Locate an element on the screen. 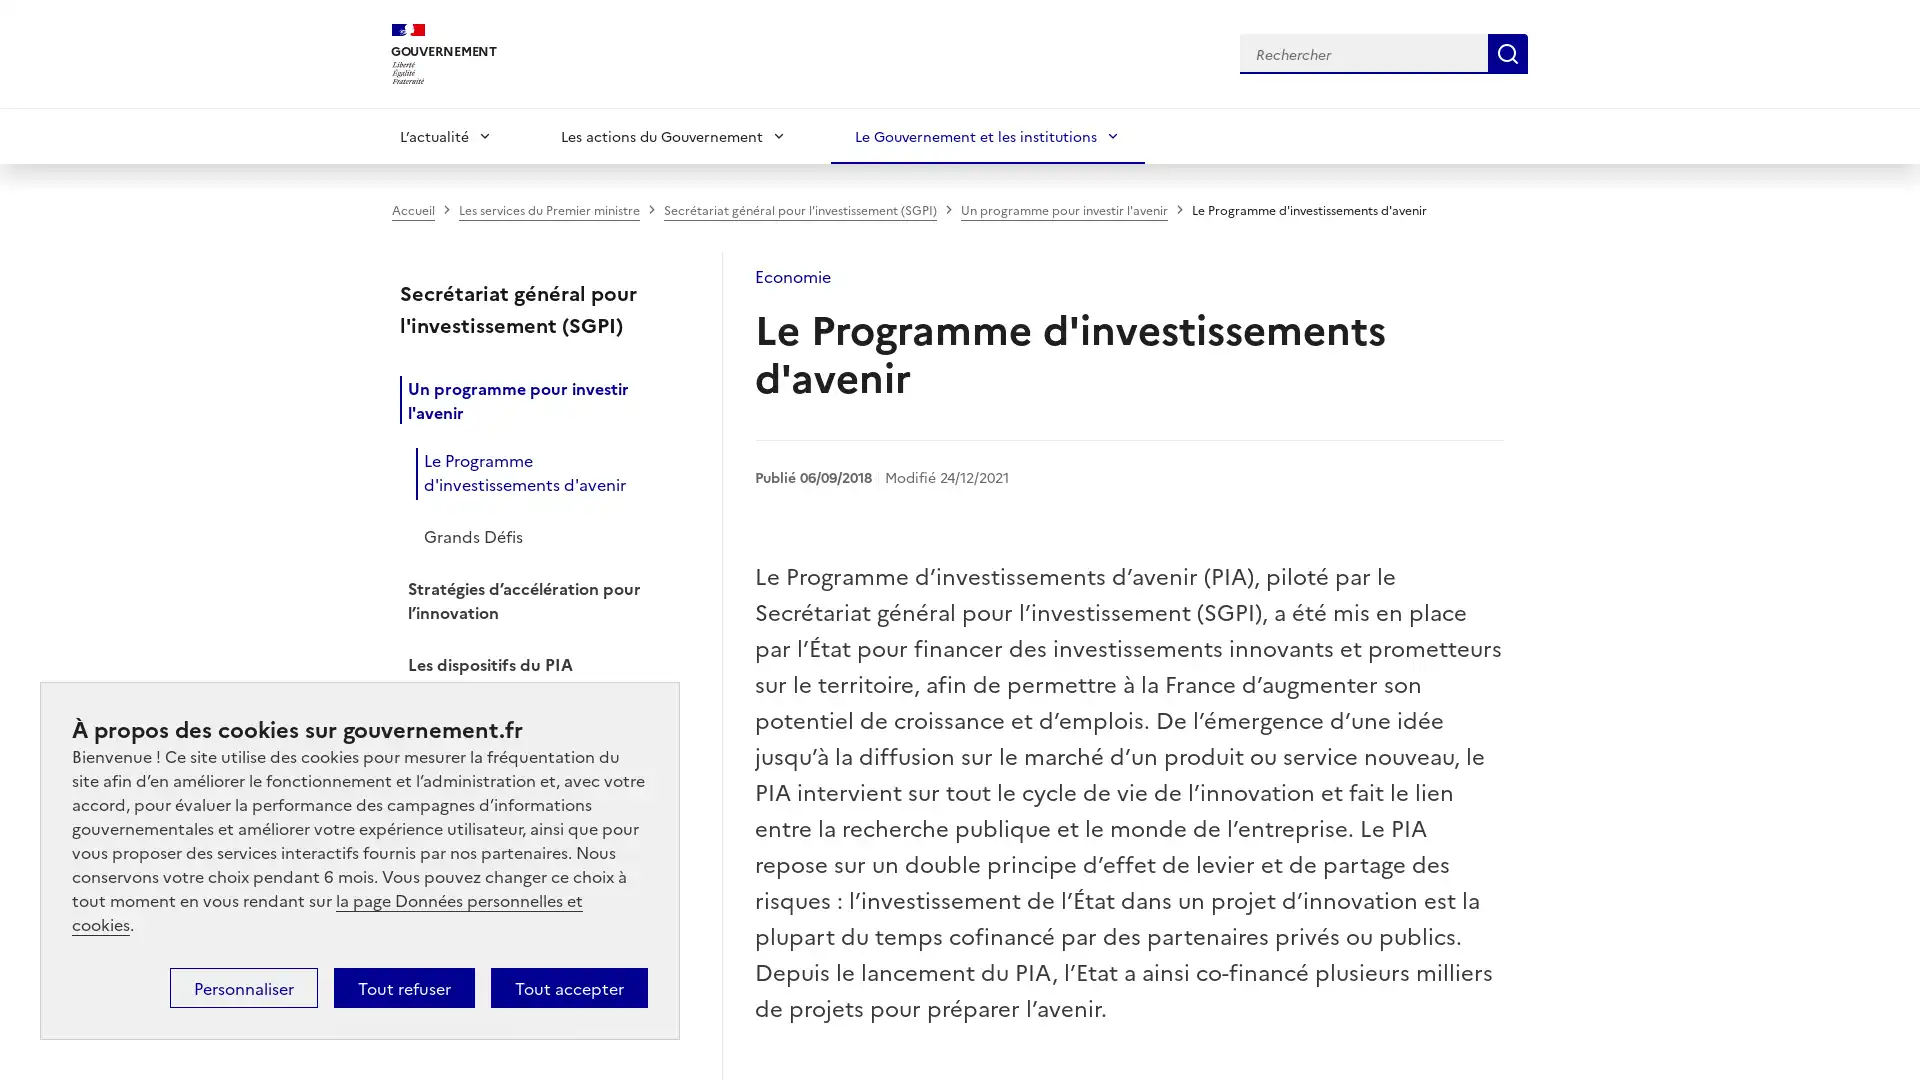  Personnaliser is located at coordinates (243, 986).